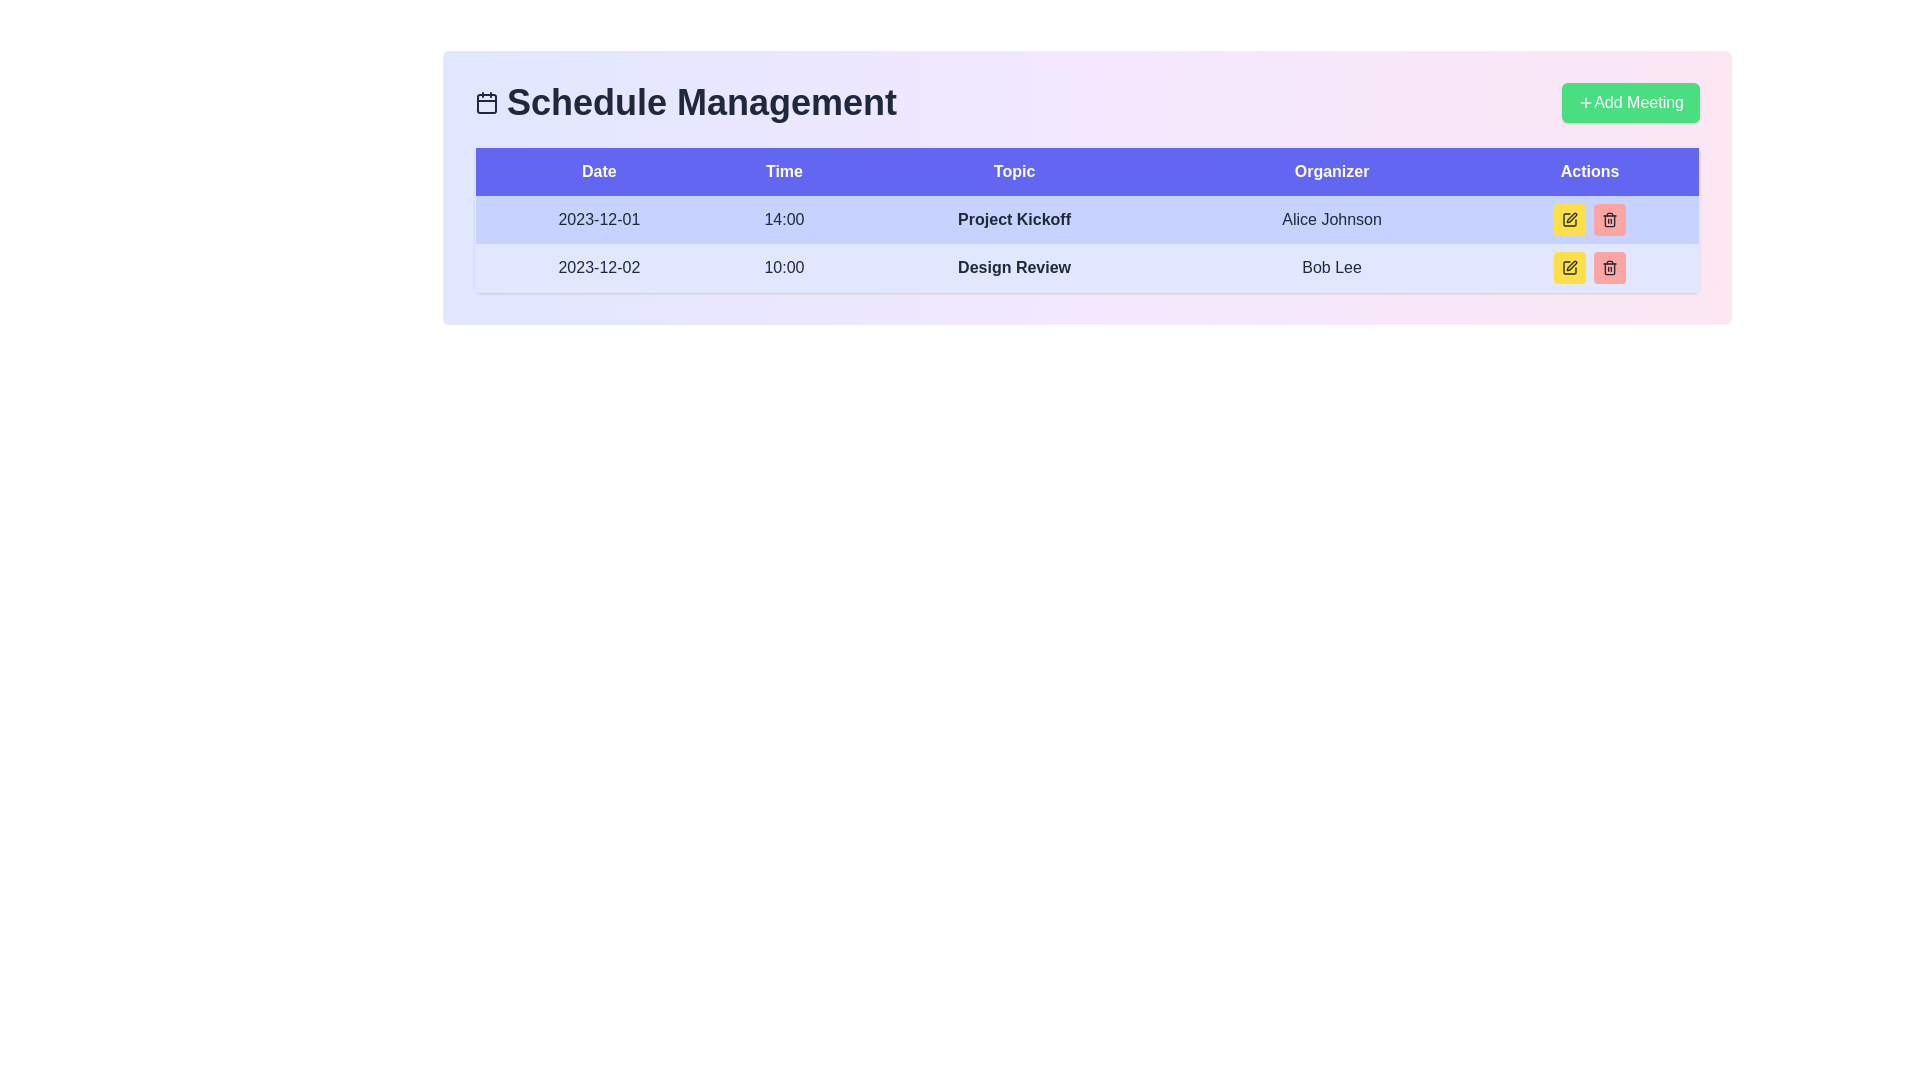 The width and height of the screenshot is (1920, 1080). What do you see at coordinates (1588, 219) in the screenshot?
I see `the interactive icons for actions (edit and delete) in the Actions cell of the first row of the schedule table` at bounding box center [1588, 219].